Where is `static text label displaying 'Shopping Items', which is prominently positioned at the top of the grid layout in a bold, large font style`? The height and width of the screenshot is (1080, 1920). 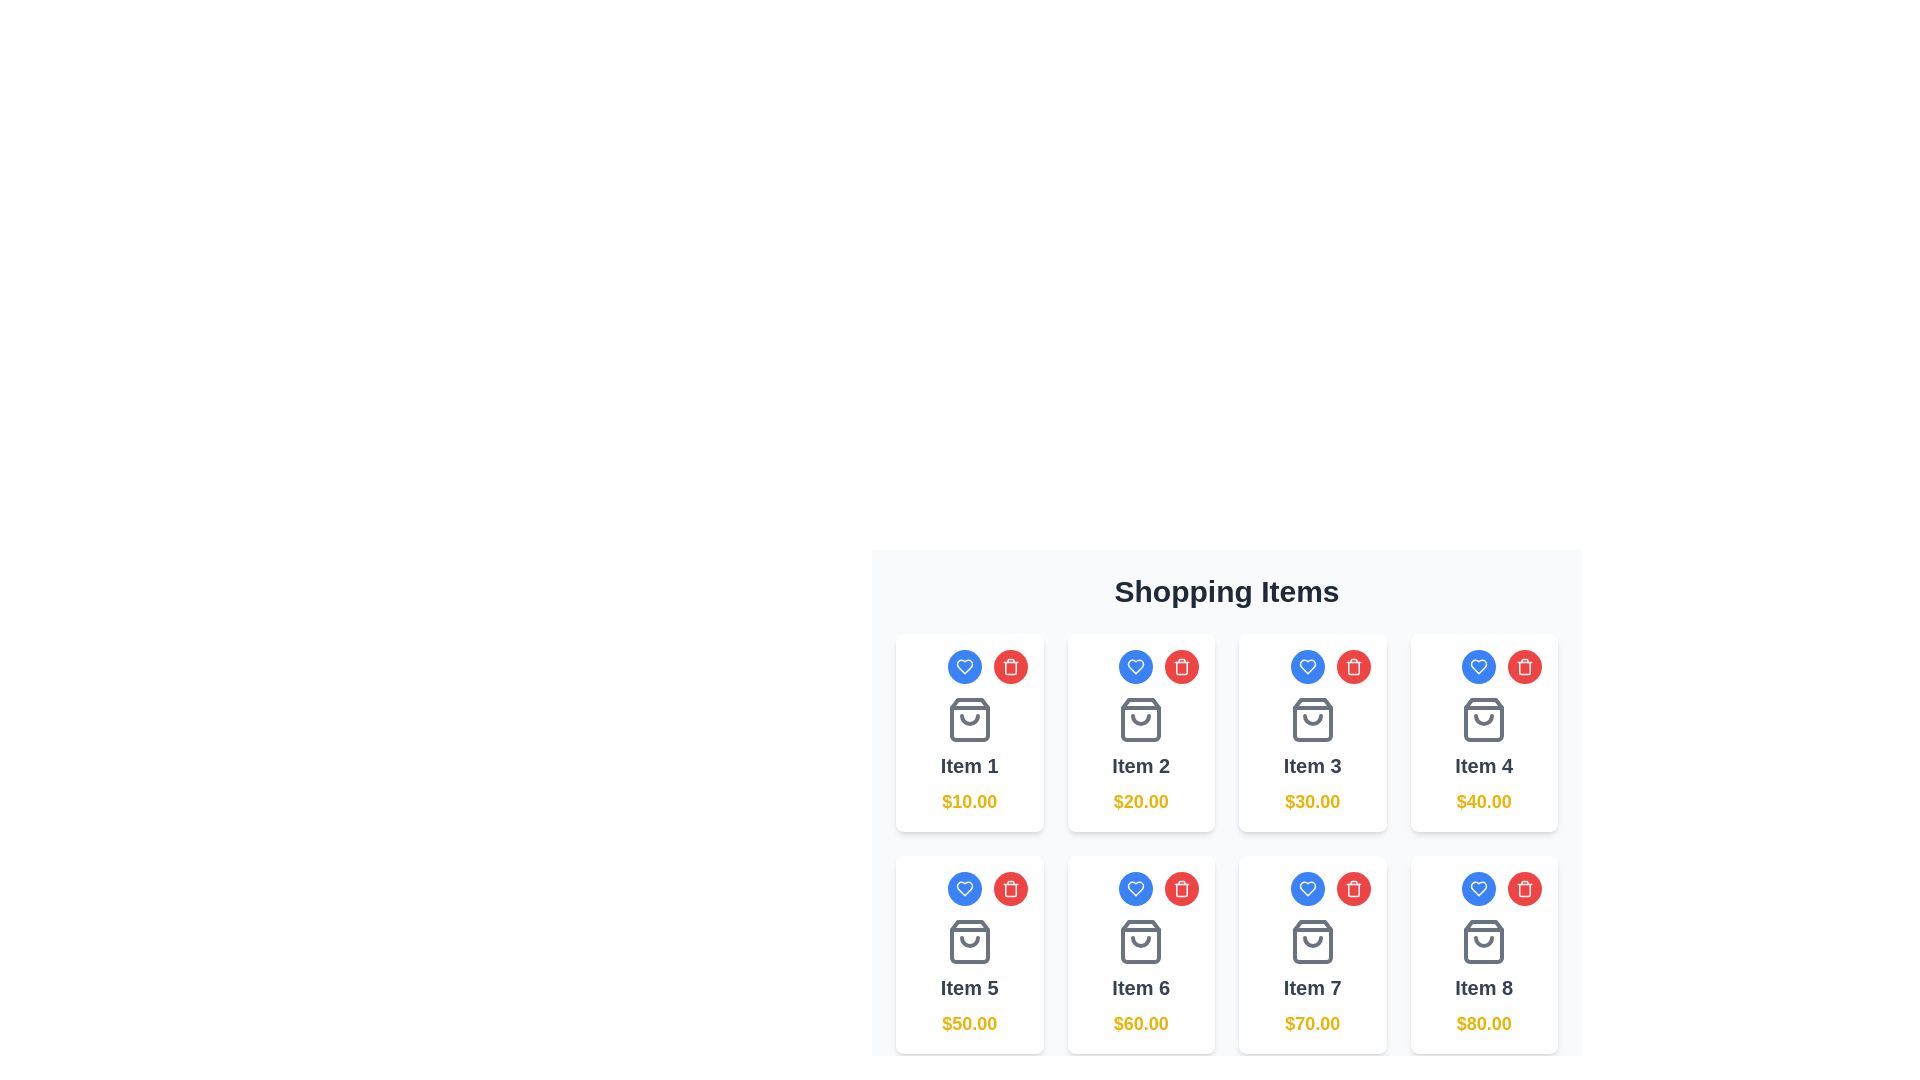 static text label displaying 'Shopping Items', which is prominently positioned at the top of the grid layout in a bold, large font style is located at coordinates (1226, 590).